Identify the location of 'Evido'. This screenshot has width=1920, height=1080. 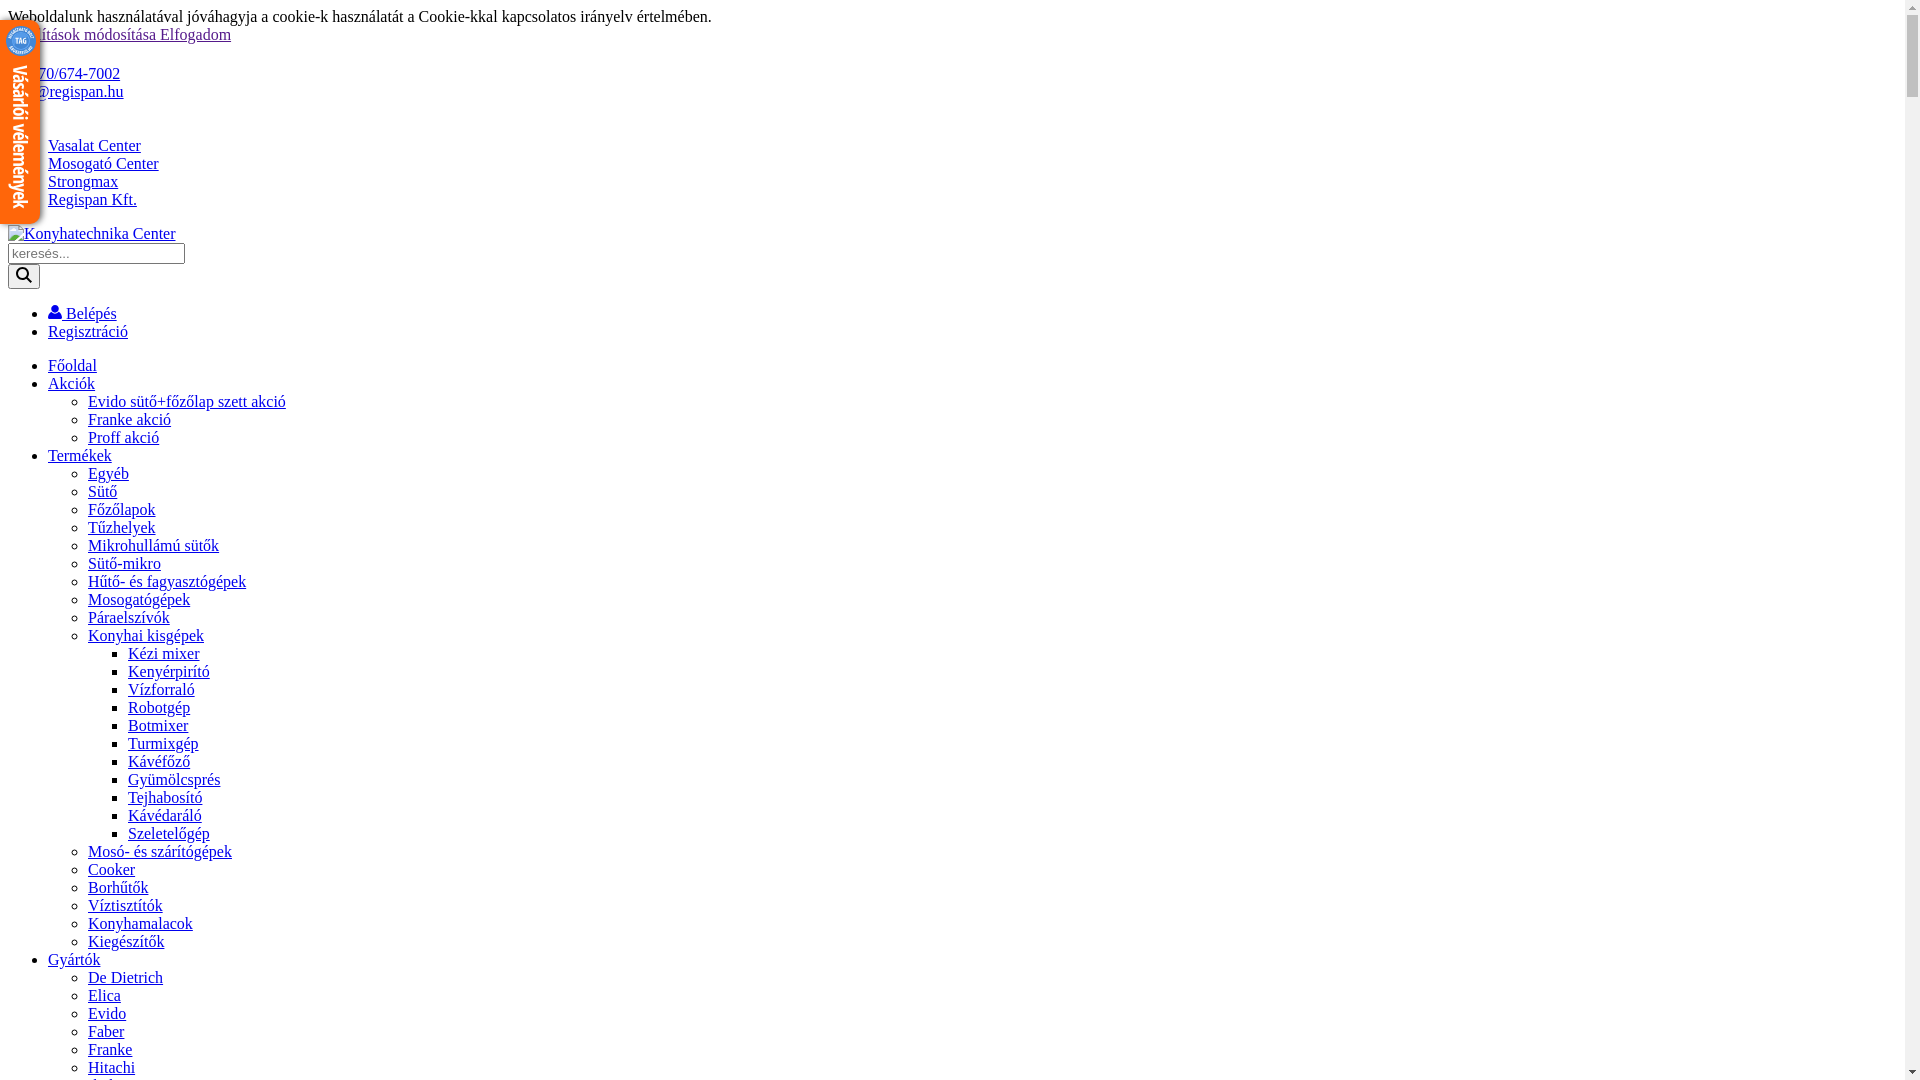
(105, 1013).